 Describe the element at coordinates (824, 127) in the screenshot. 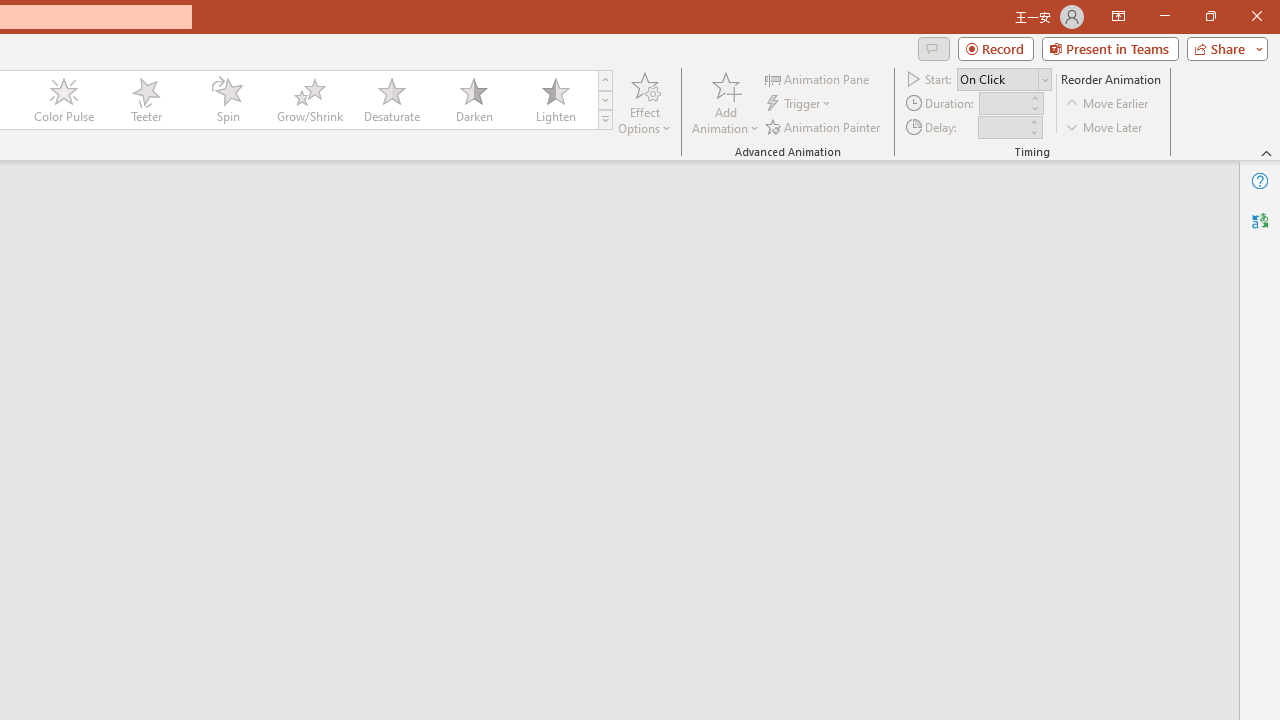

I see `'Animation Painter'` at that location.